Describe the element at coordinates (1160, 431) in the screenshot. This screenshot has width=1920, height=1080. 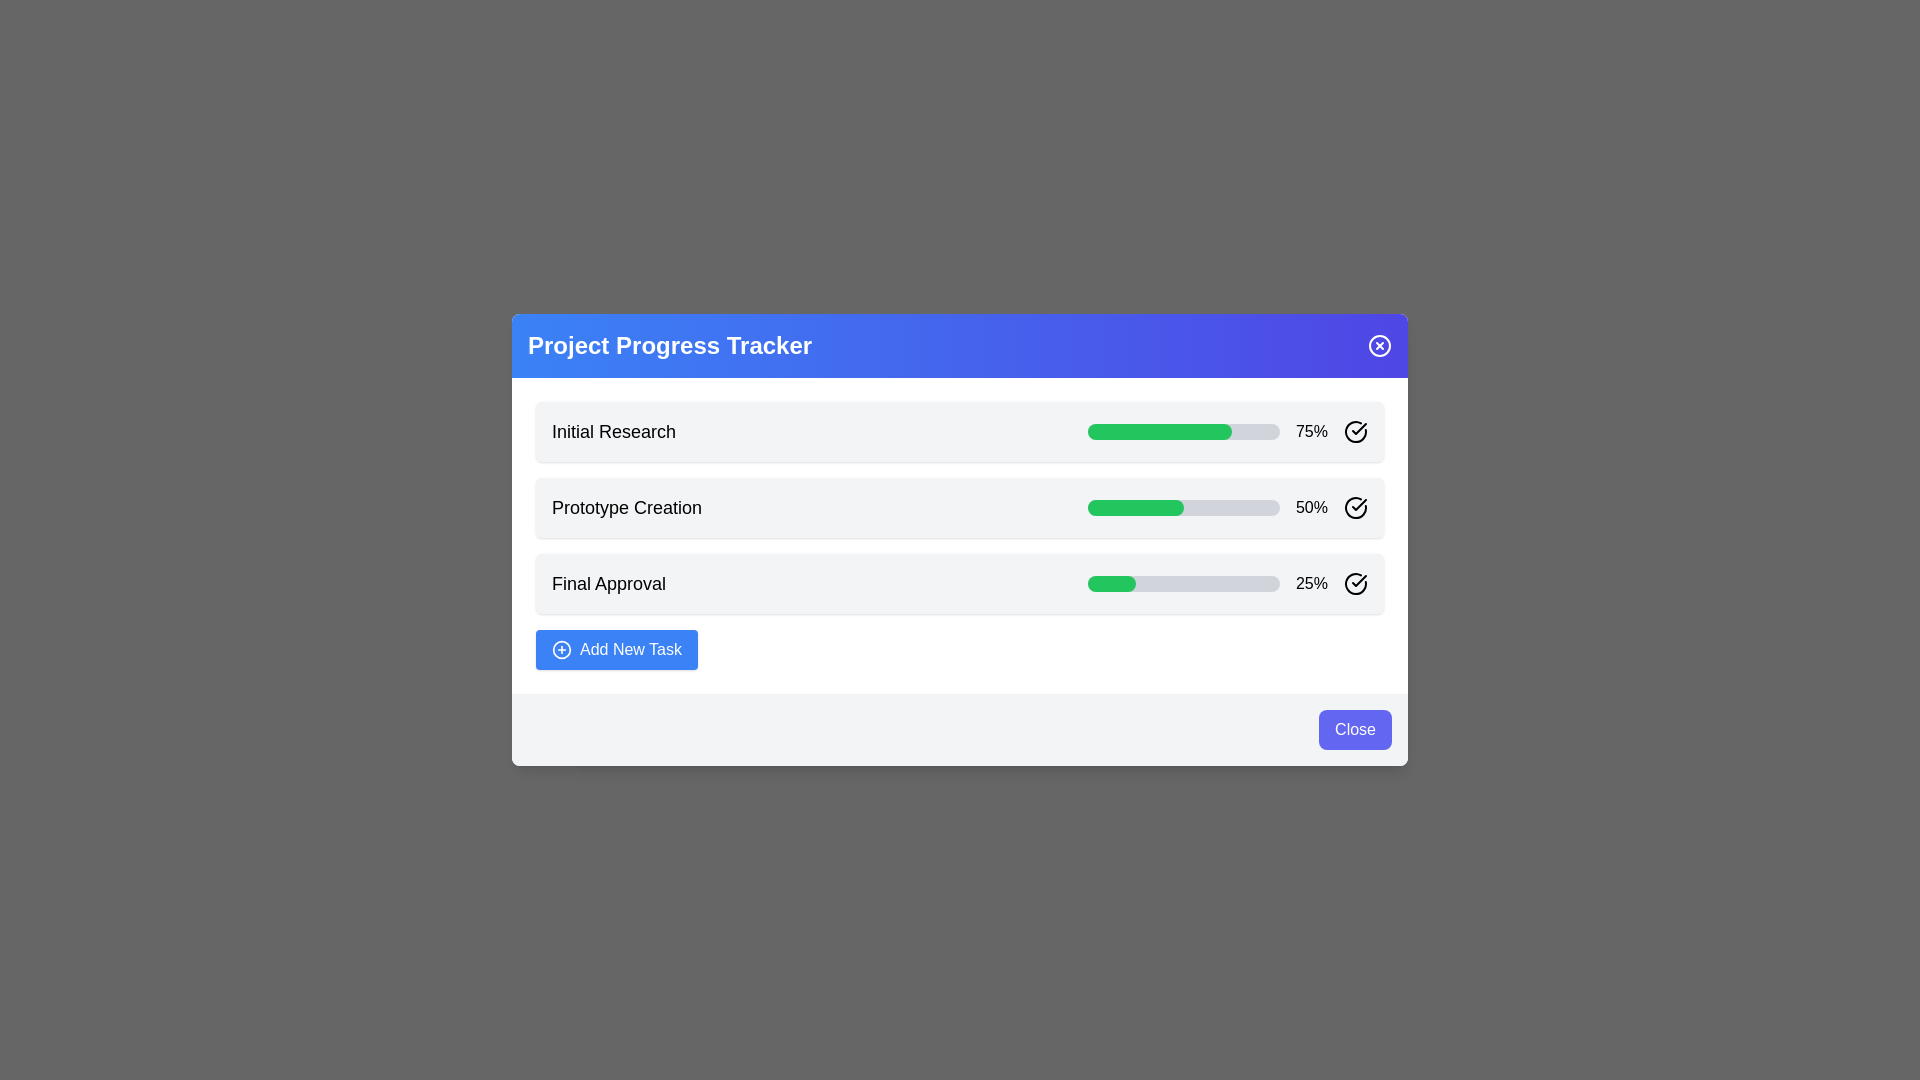
I see `the inner fill of the green progress bar in the 'Initial Research' task row of the 'Project Progress Tracker' interface` at that location.